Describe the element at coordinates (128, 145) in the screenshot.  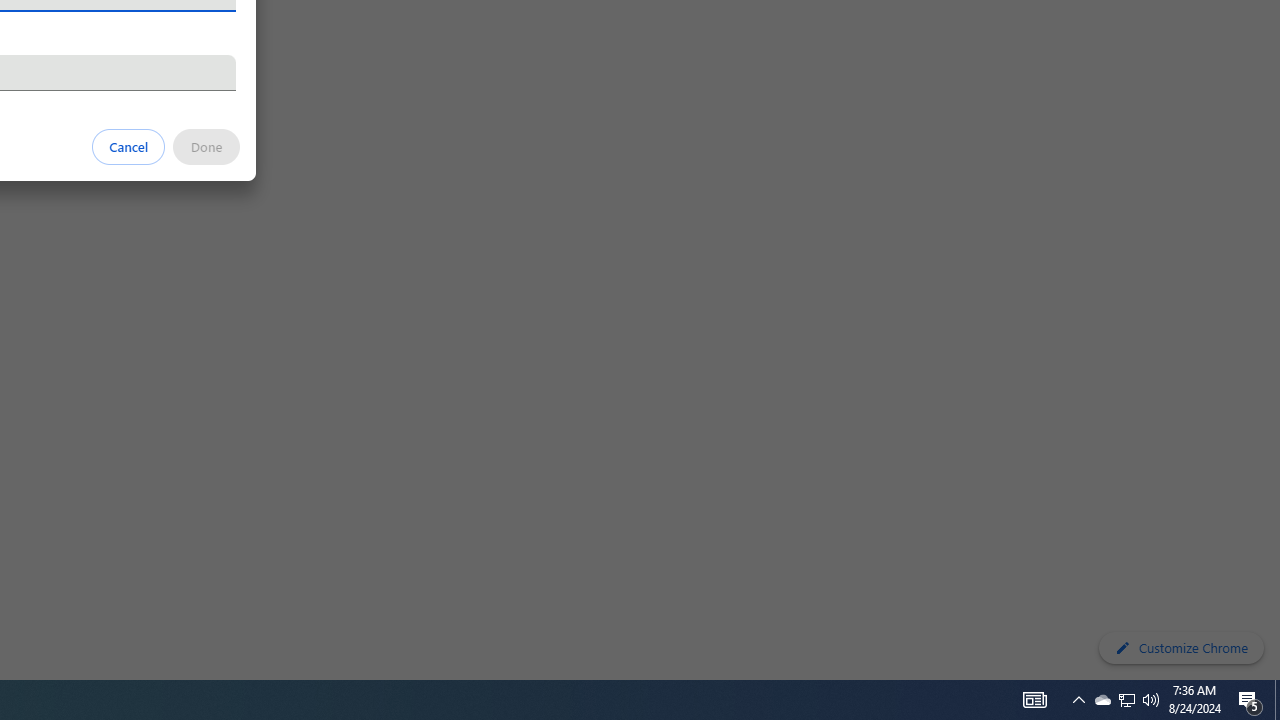
I see `'Cancel'` at that location.